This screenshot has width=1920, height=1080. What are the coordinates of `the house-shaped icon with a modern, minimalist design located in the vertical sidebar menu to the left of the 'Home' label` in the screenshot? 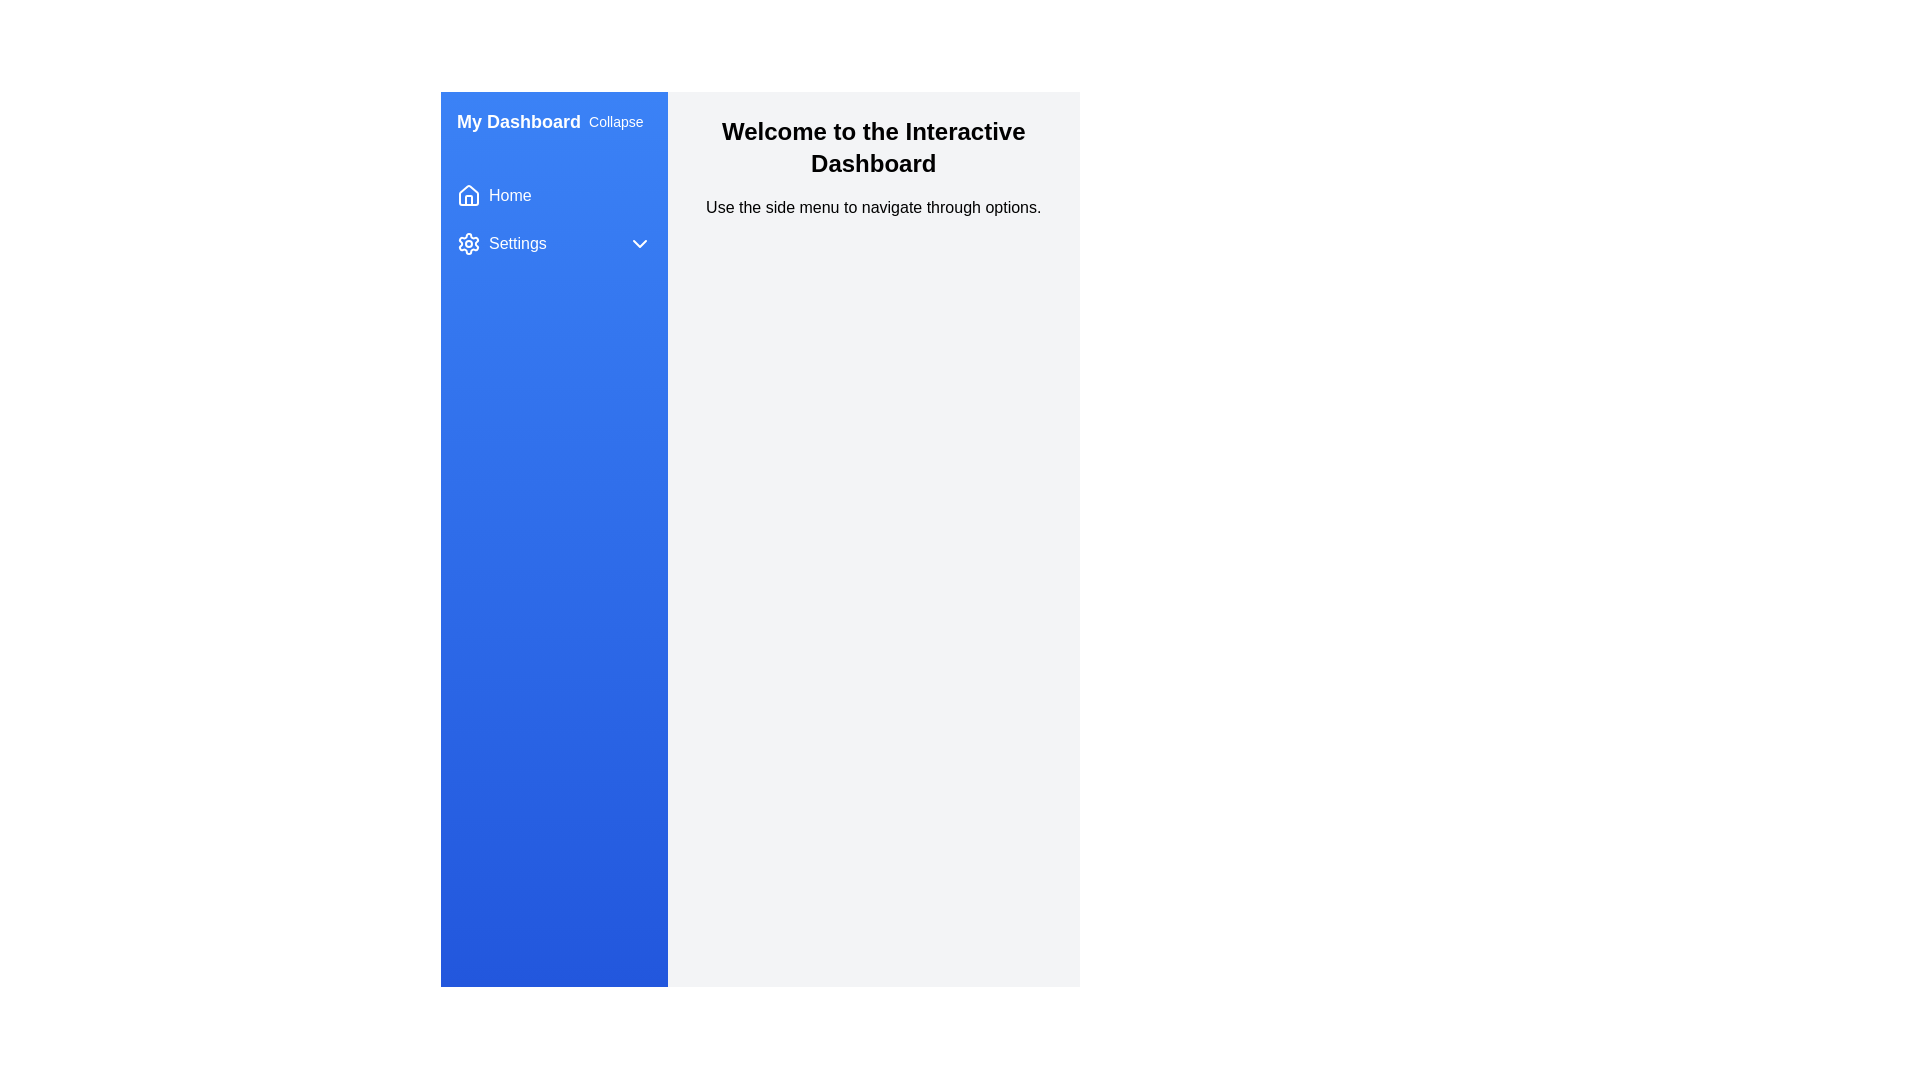 It's located at (468, 196).